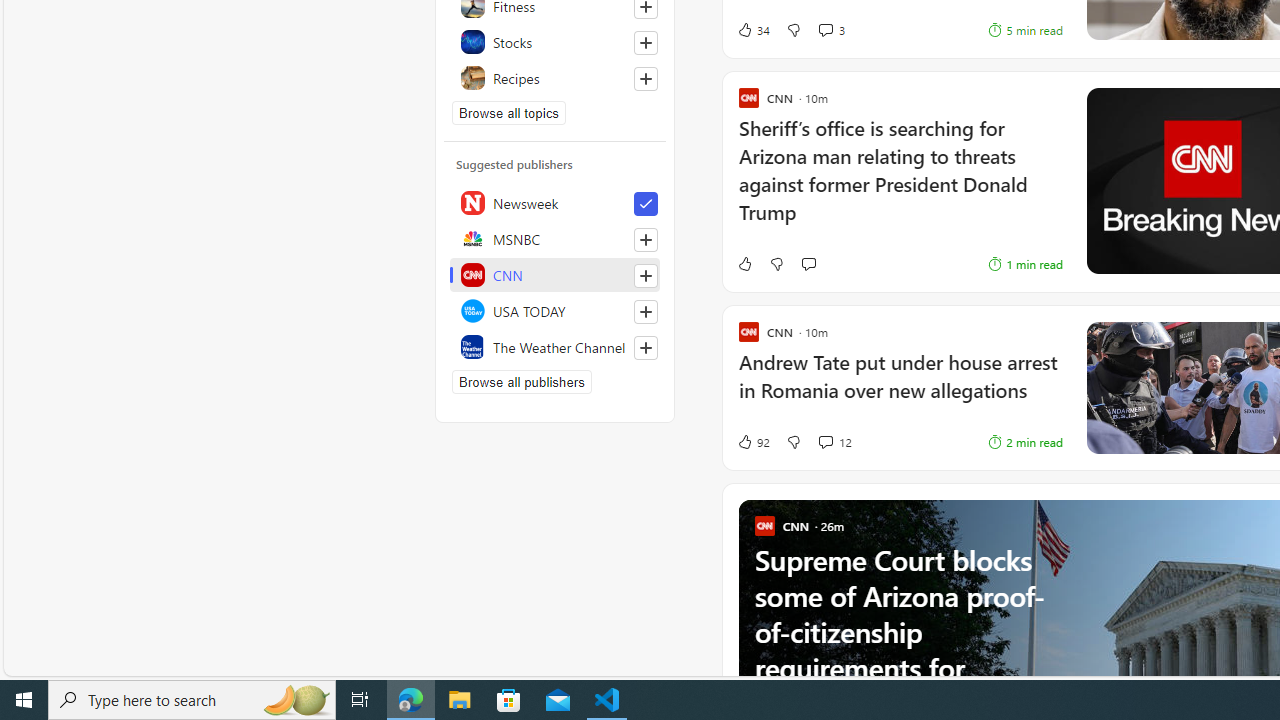 This screenshot has width=1280, height=720. What do you see at coordinates (645, 347) in the screenshot?
I see `'Follow this source'` at bounding box center [645, 347].